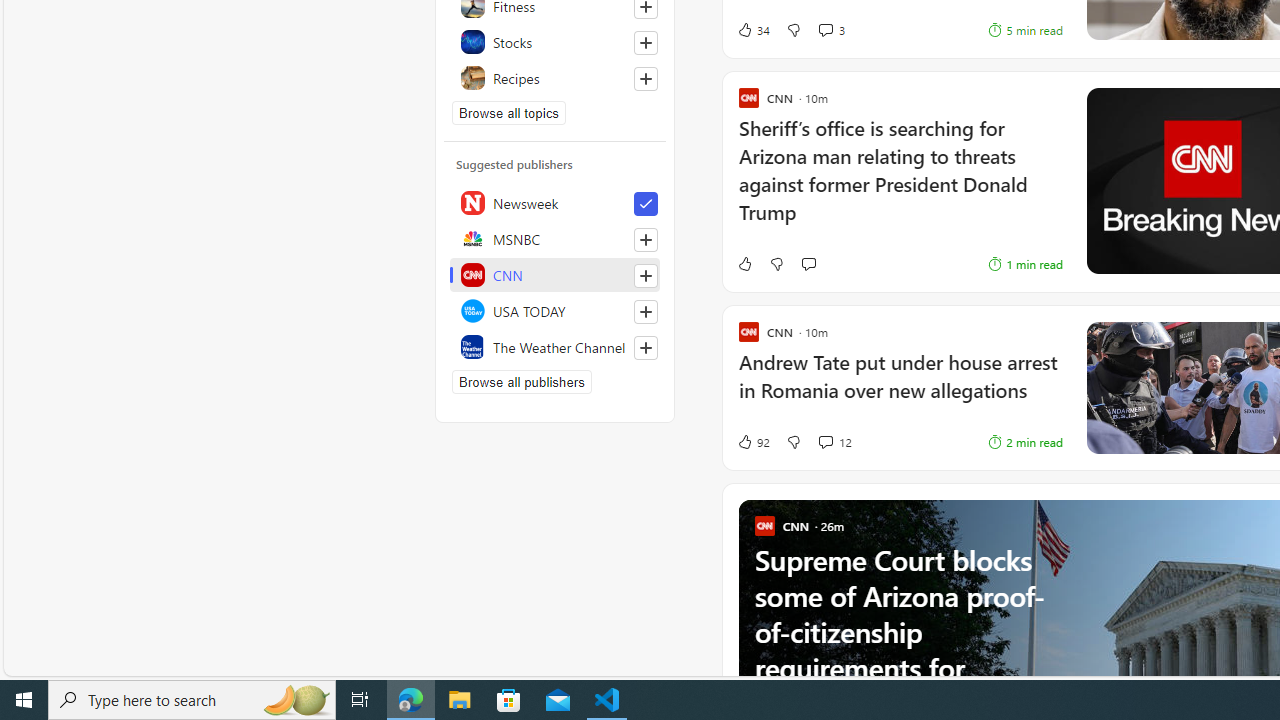 This screenshot has width=1280, height=720. What do you see at coordinates (645, 347) in the screenshot?
I see `'Follow this source'` at bounding box center [645, 347].